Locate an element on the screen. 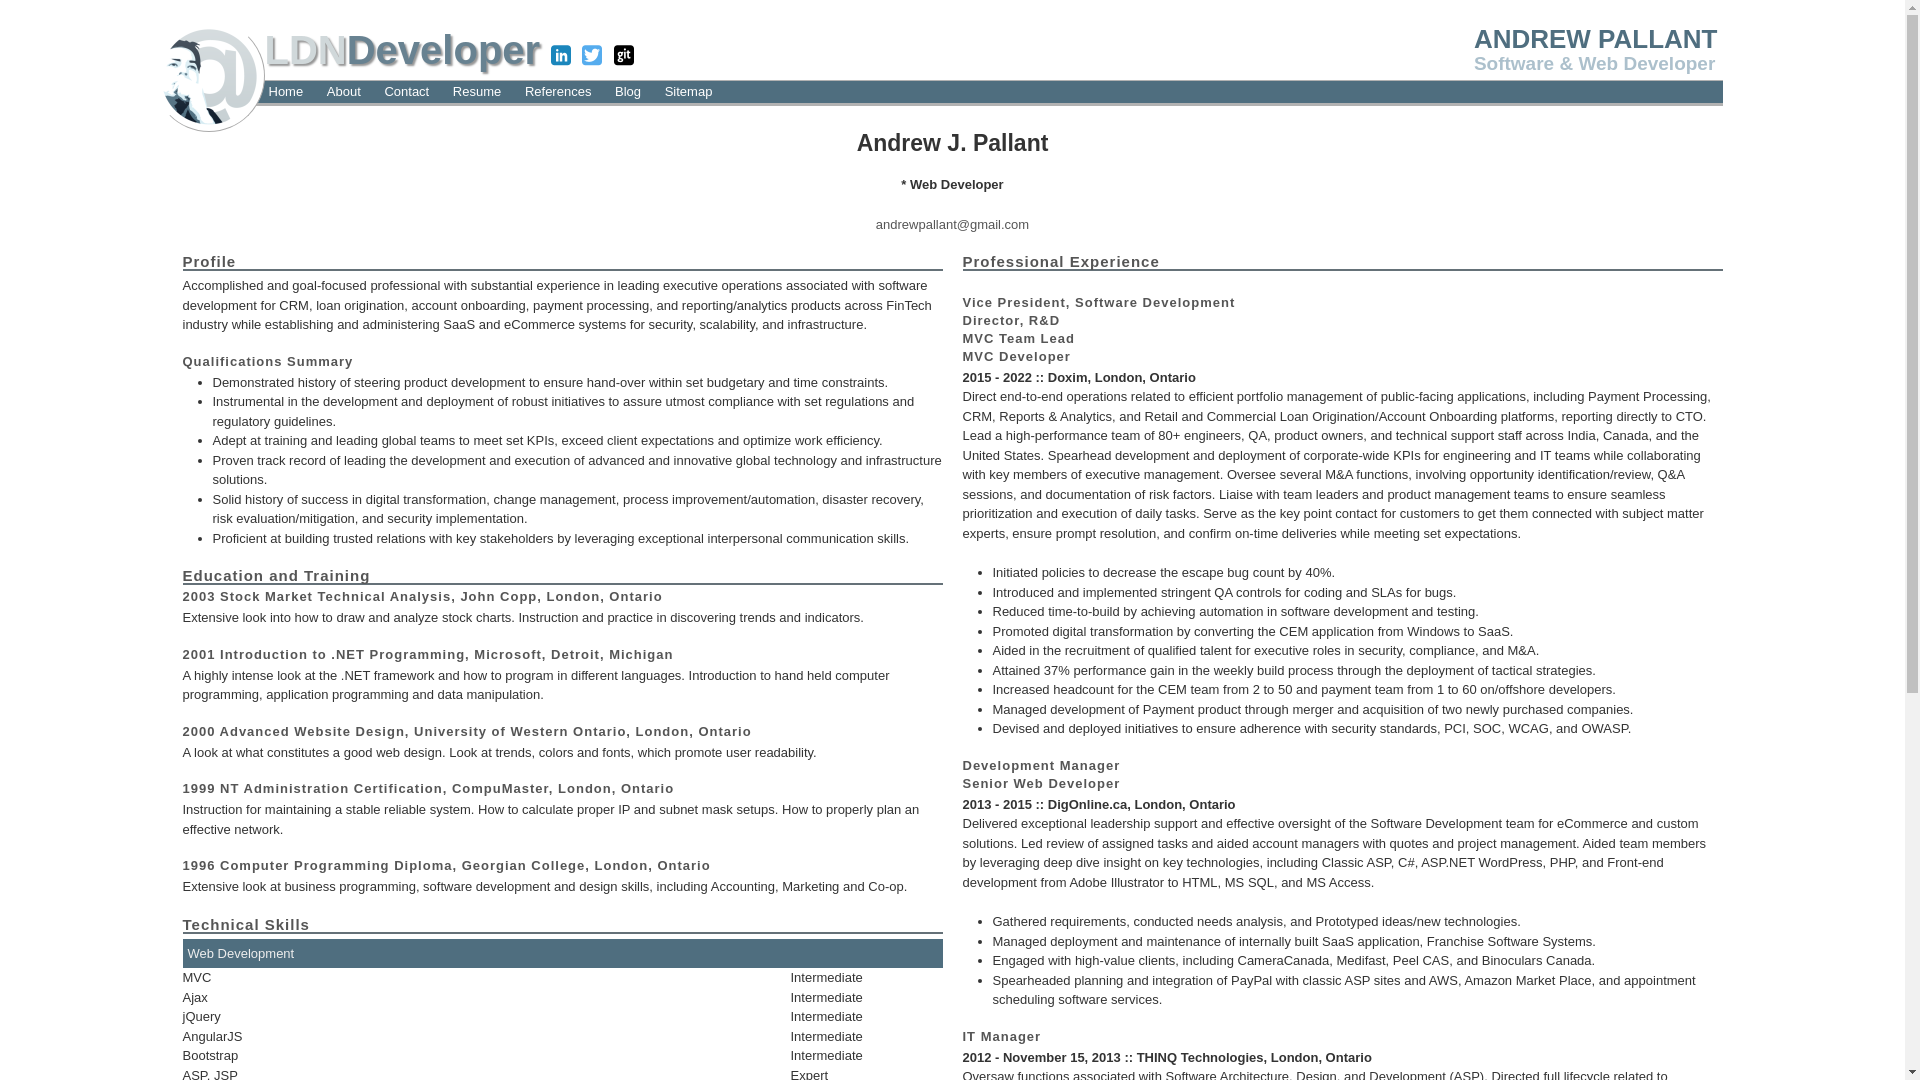 Image resolution: width=1920 pixels, height=1080 pixels. 'Click For My GitHub Profile' is located at coordinates (623, 56).